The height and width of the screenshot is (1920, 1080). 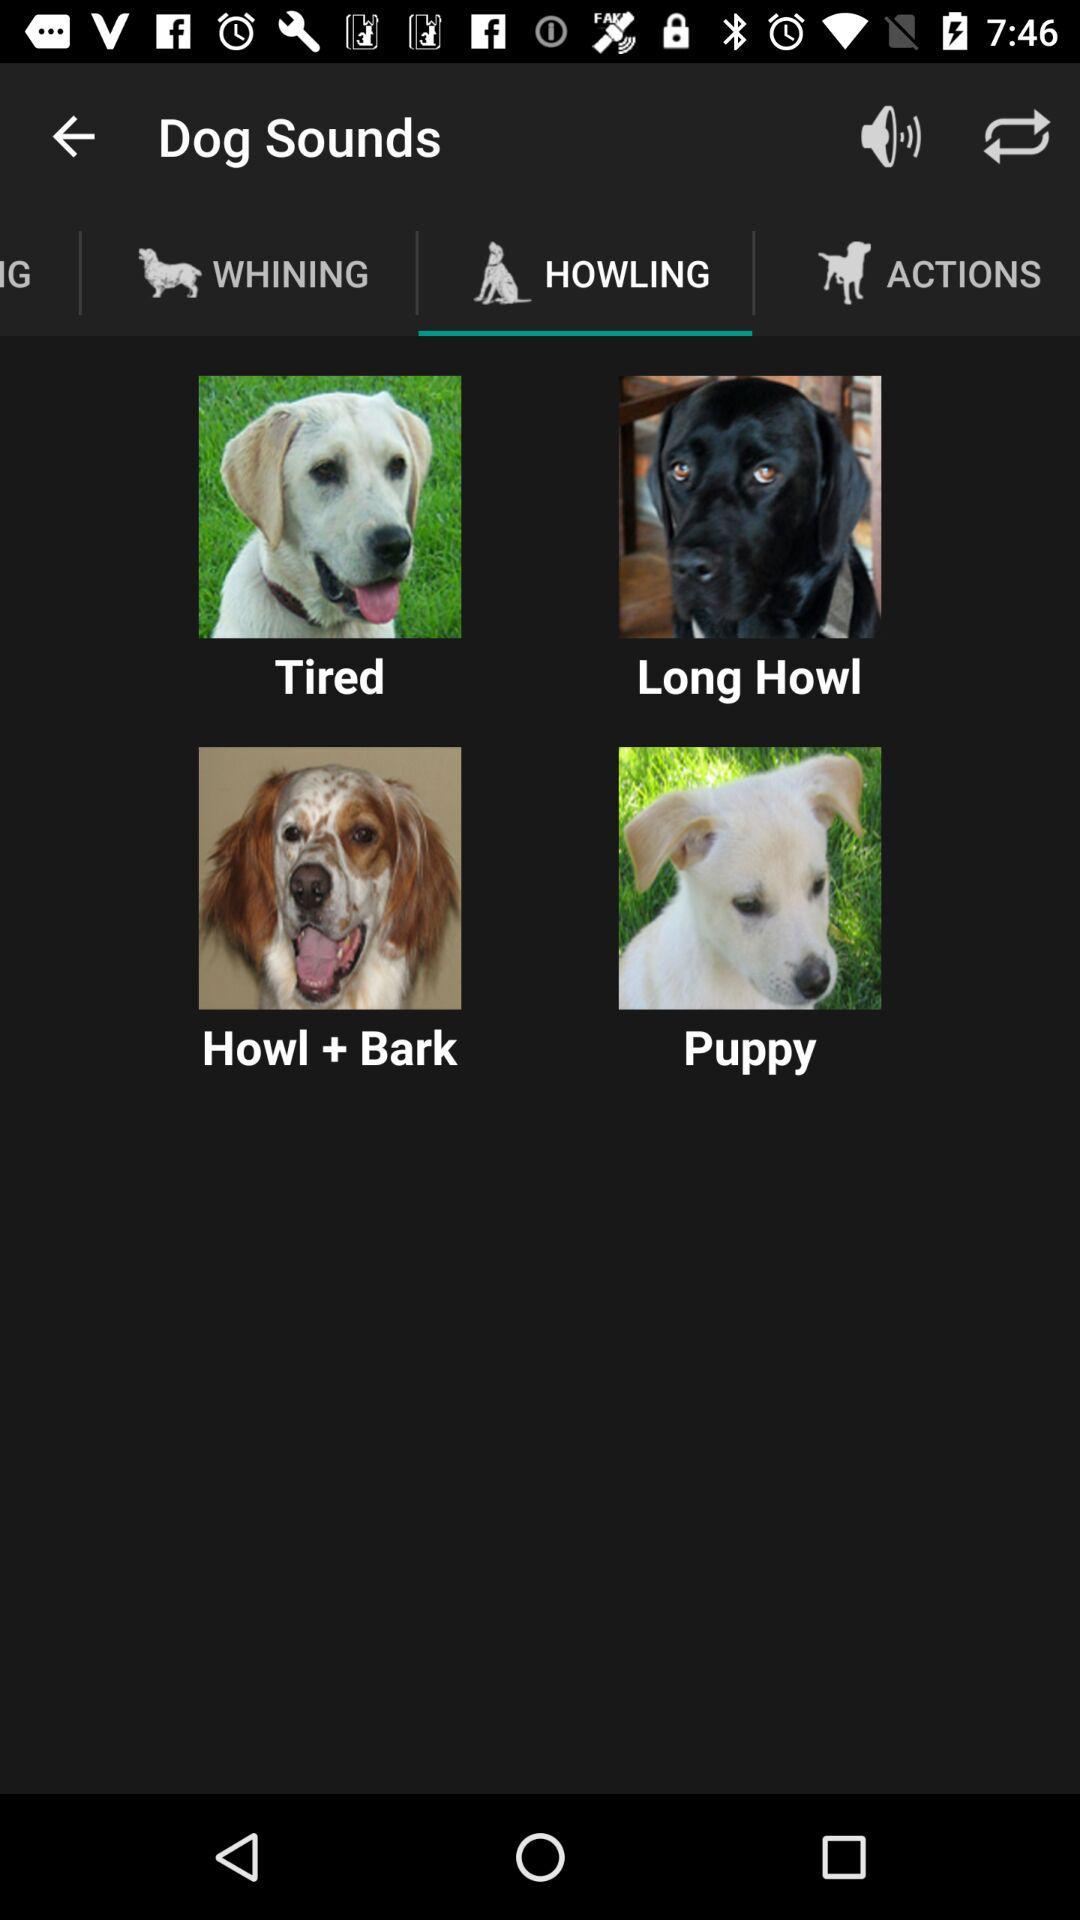 What do you see at coordinates (890, 135) in the screenshot?
I see `sounds` at bounding box center [890, 135].